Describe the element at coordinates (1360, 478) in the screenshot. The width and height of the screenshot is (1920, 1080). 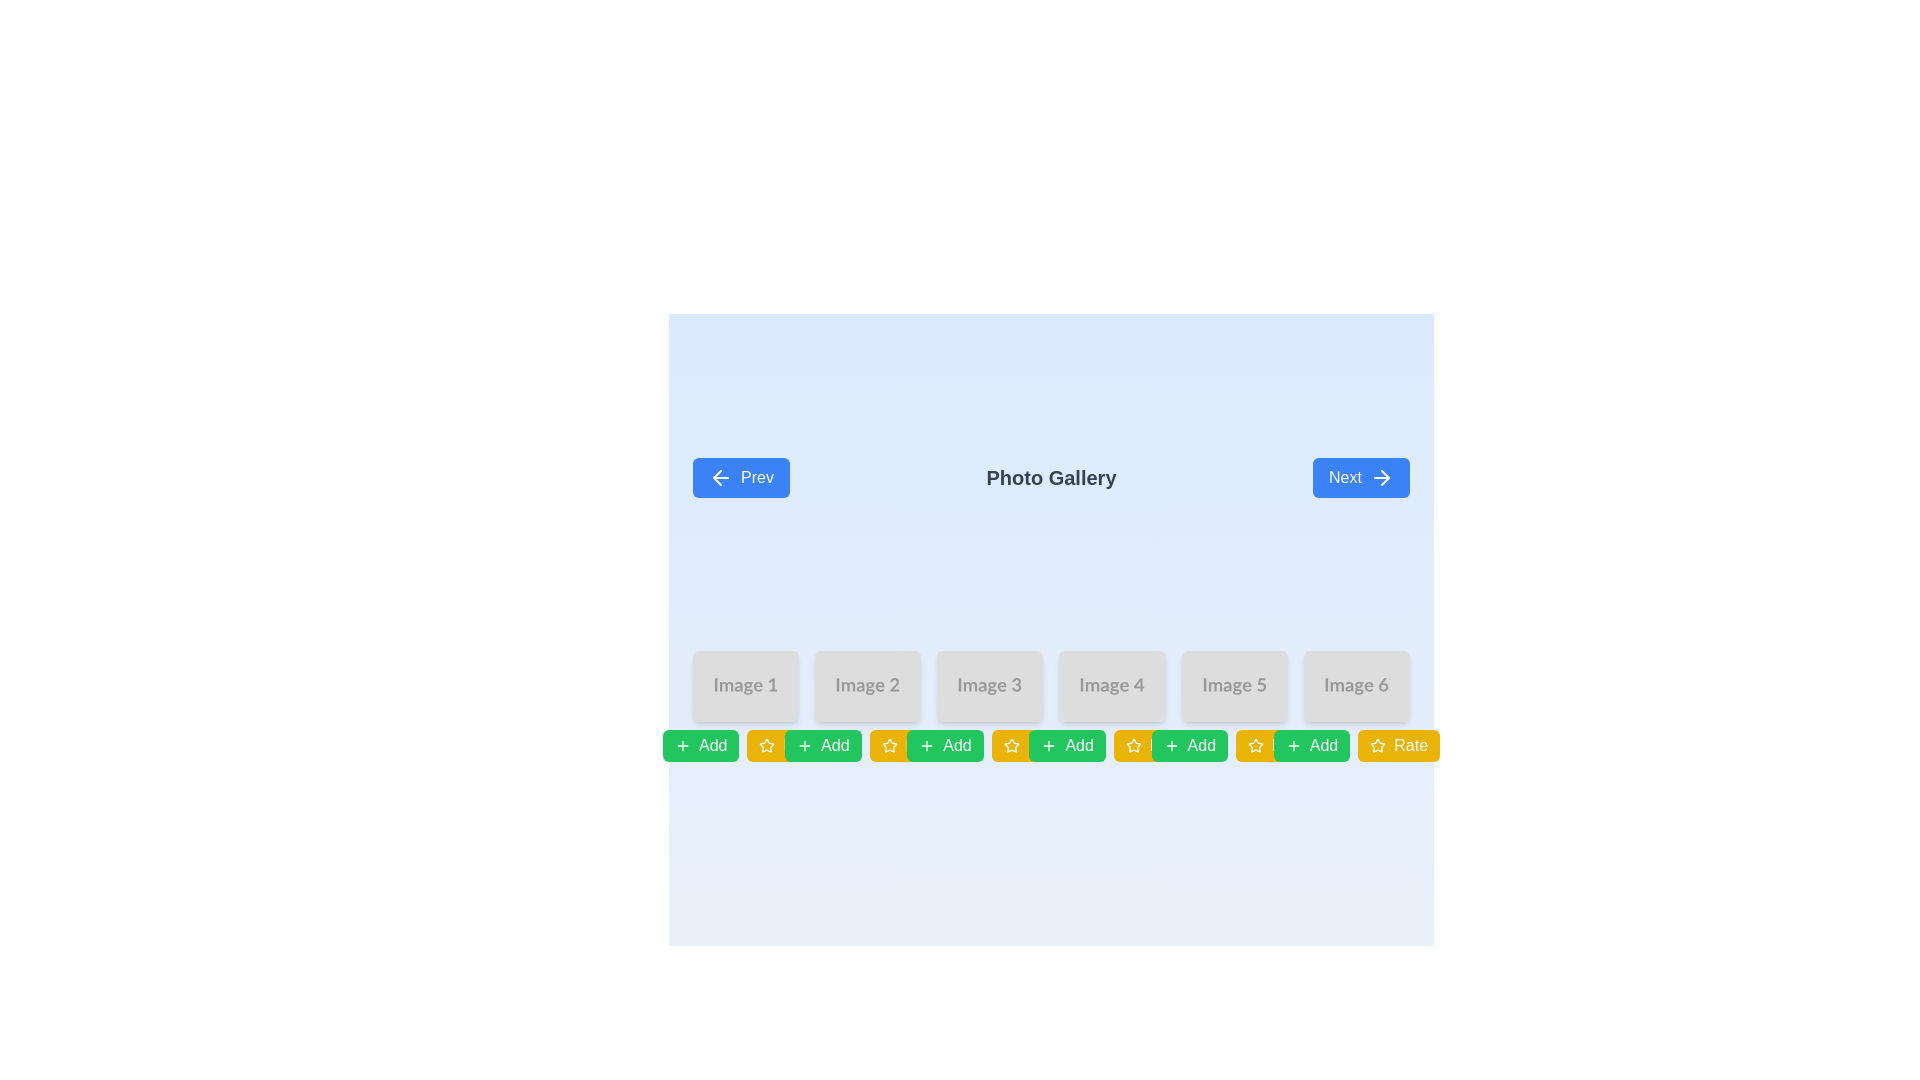
I see `the 'Next' button, which is a rectangular button with a blue background and a 'Next' label` at that location.